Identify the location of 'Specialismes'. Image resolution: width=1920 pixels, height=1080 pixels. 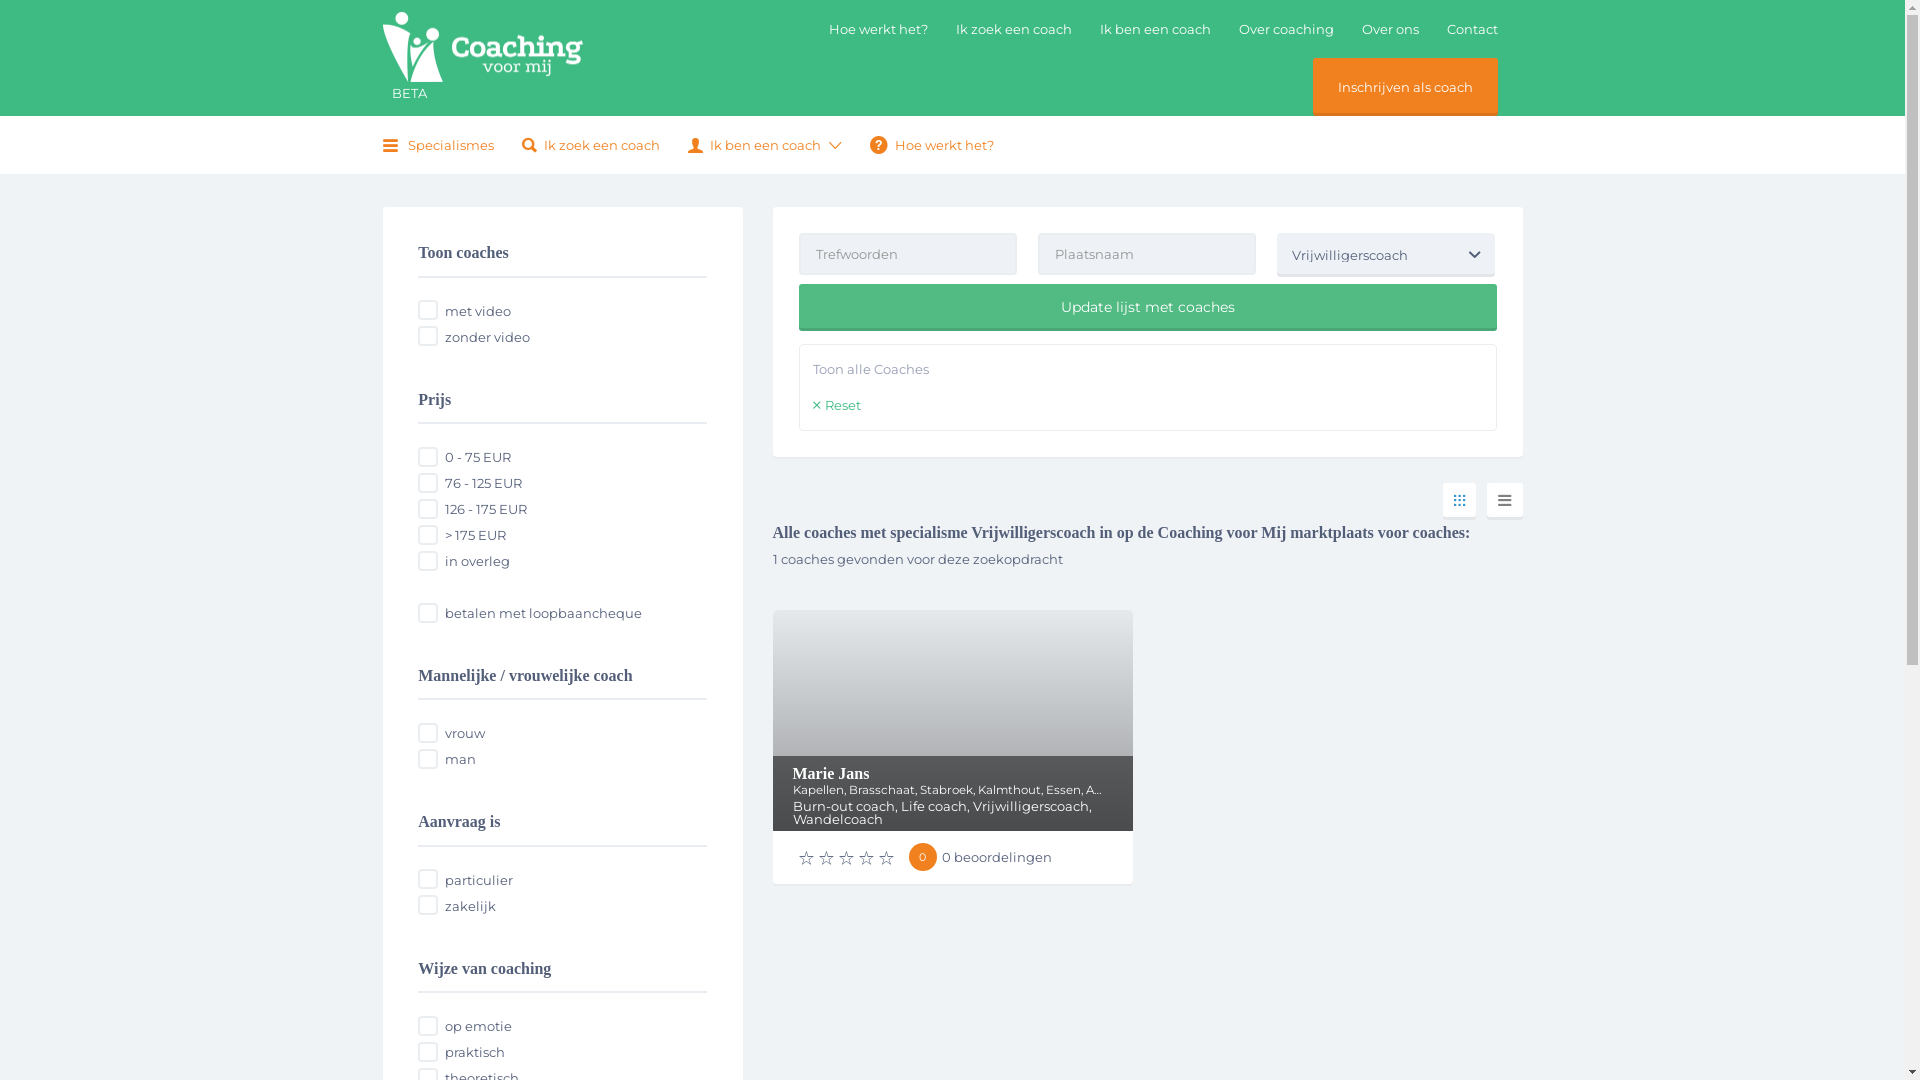
(439, 144).